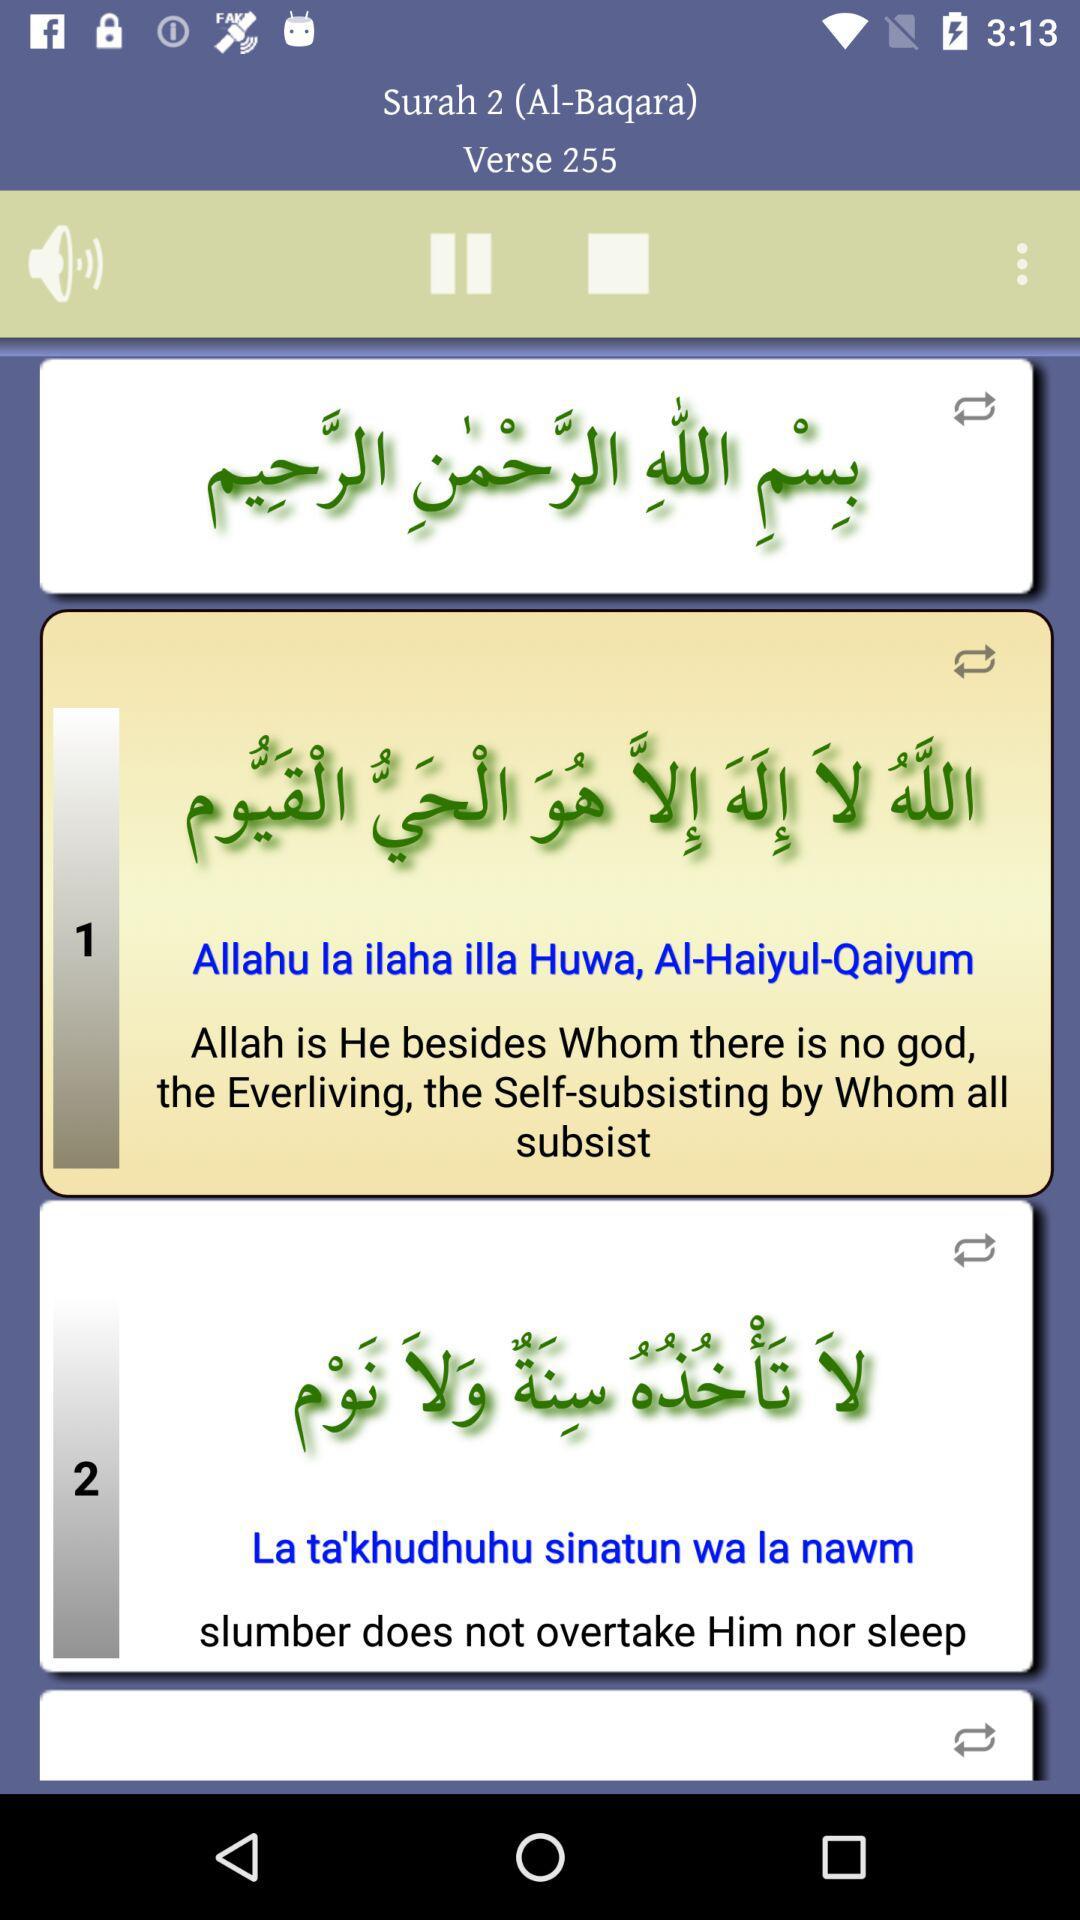  I want to click on stop scrolling, so click(617, 262).